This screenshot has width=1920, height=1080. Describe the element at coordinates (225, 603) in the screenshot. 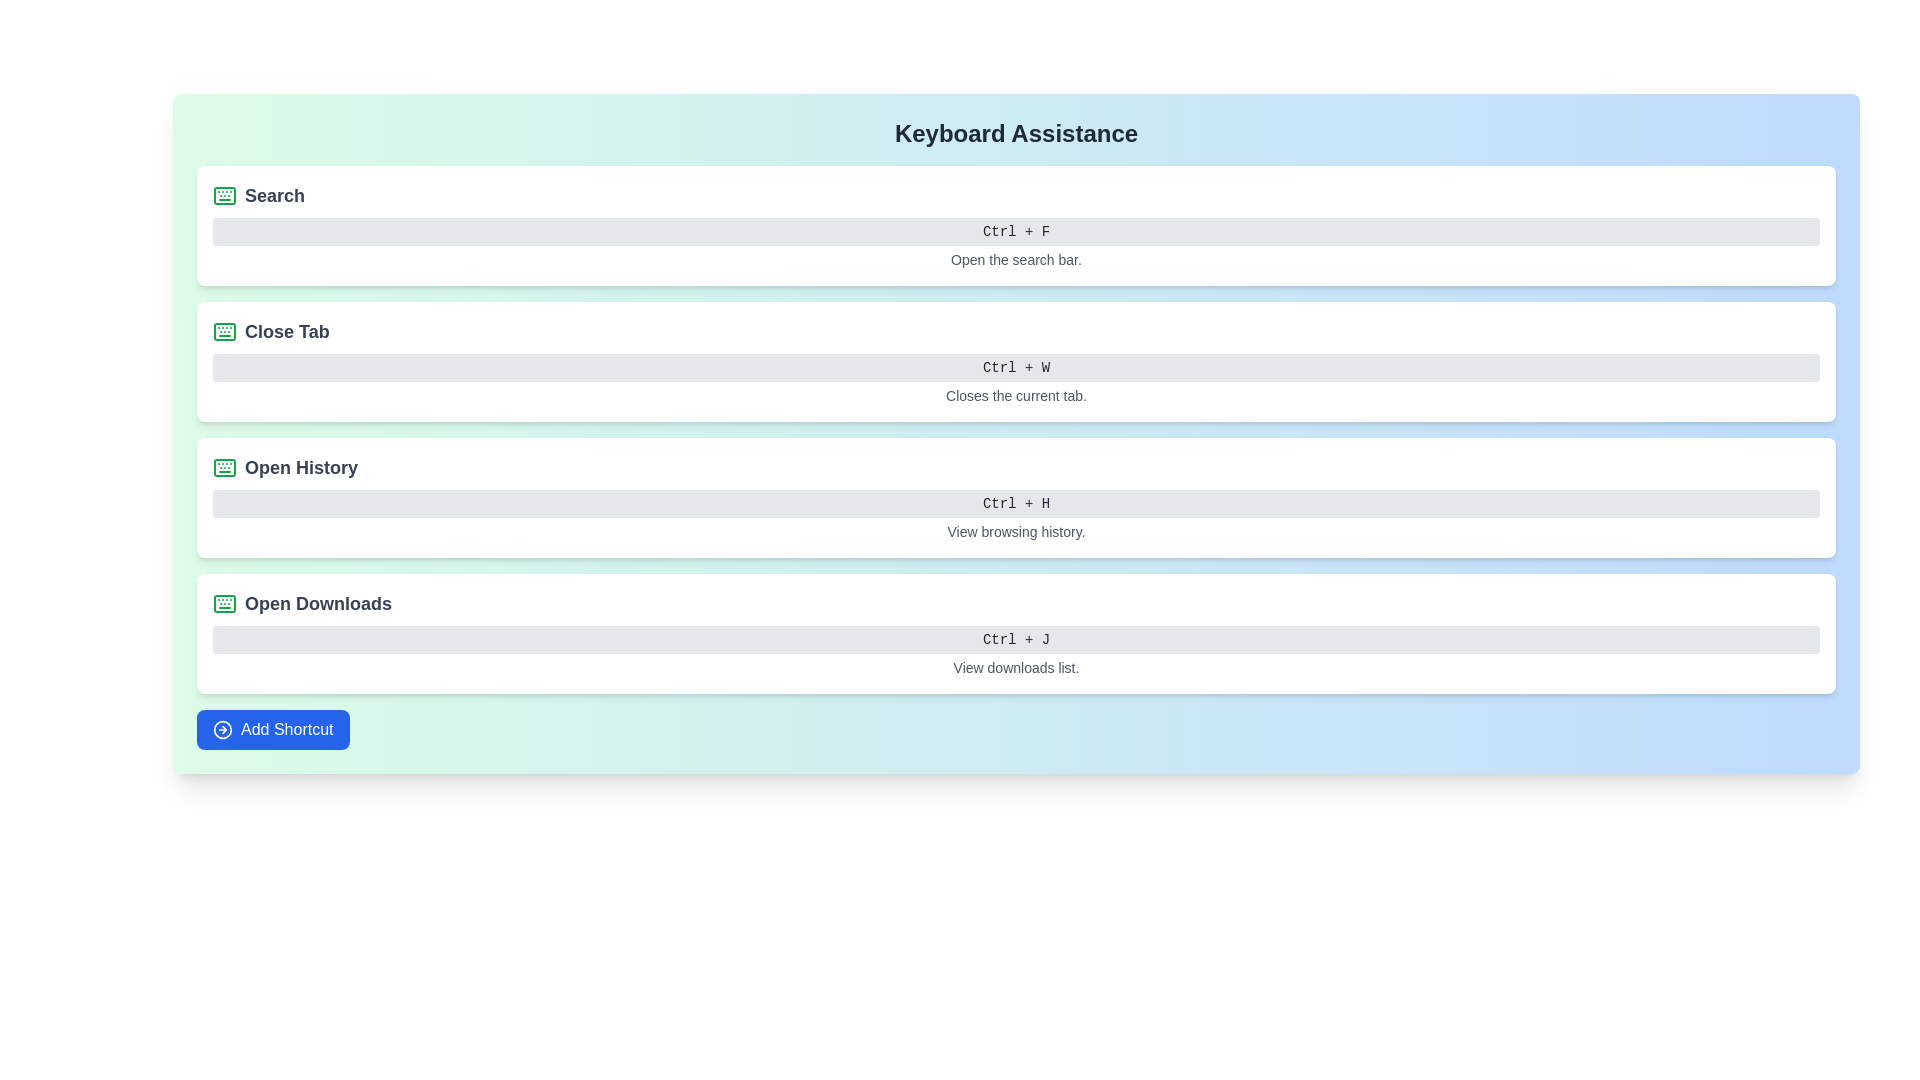

I see `the background rectangle of the keyboard icon, which serves as the main shape or structural component of the SVG icon` at that location.